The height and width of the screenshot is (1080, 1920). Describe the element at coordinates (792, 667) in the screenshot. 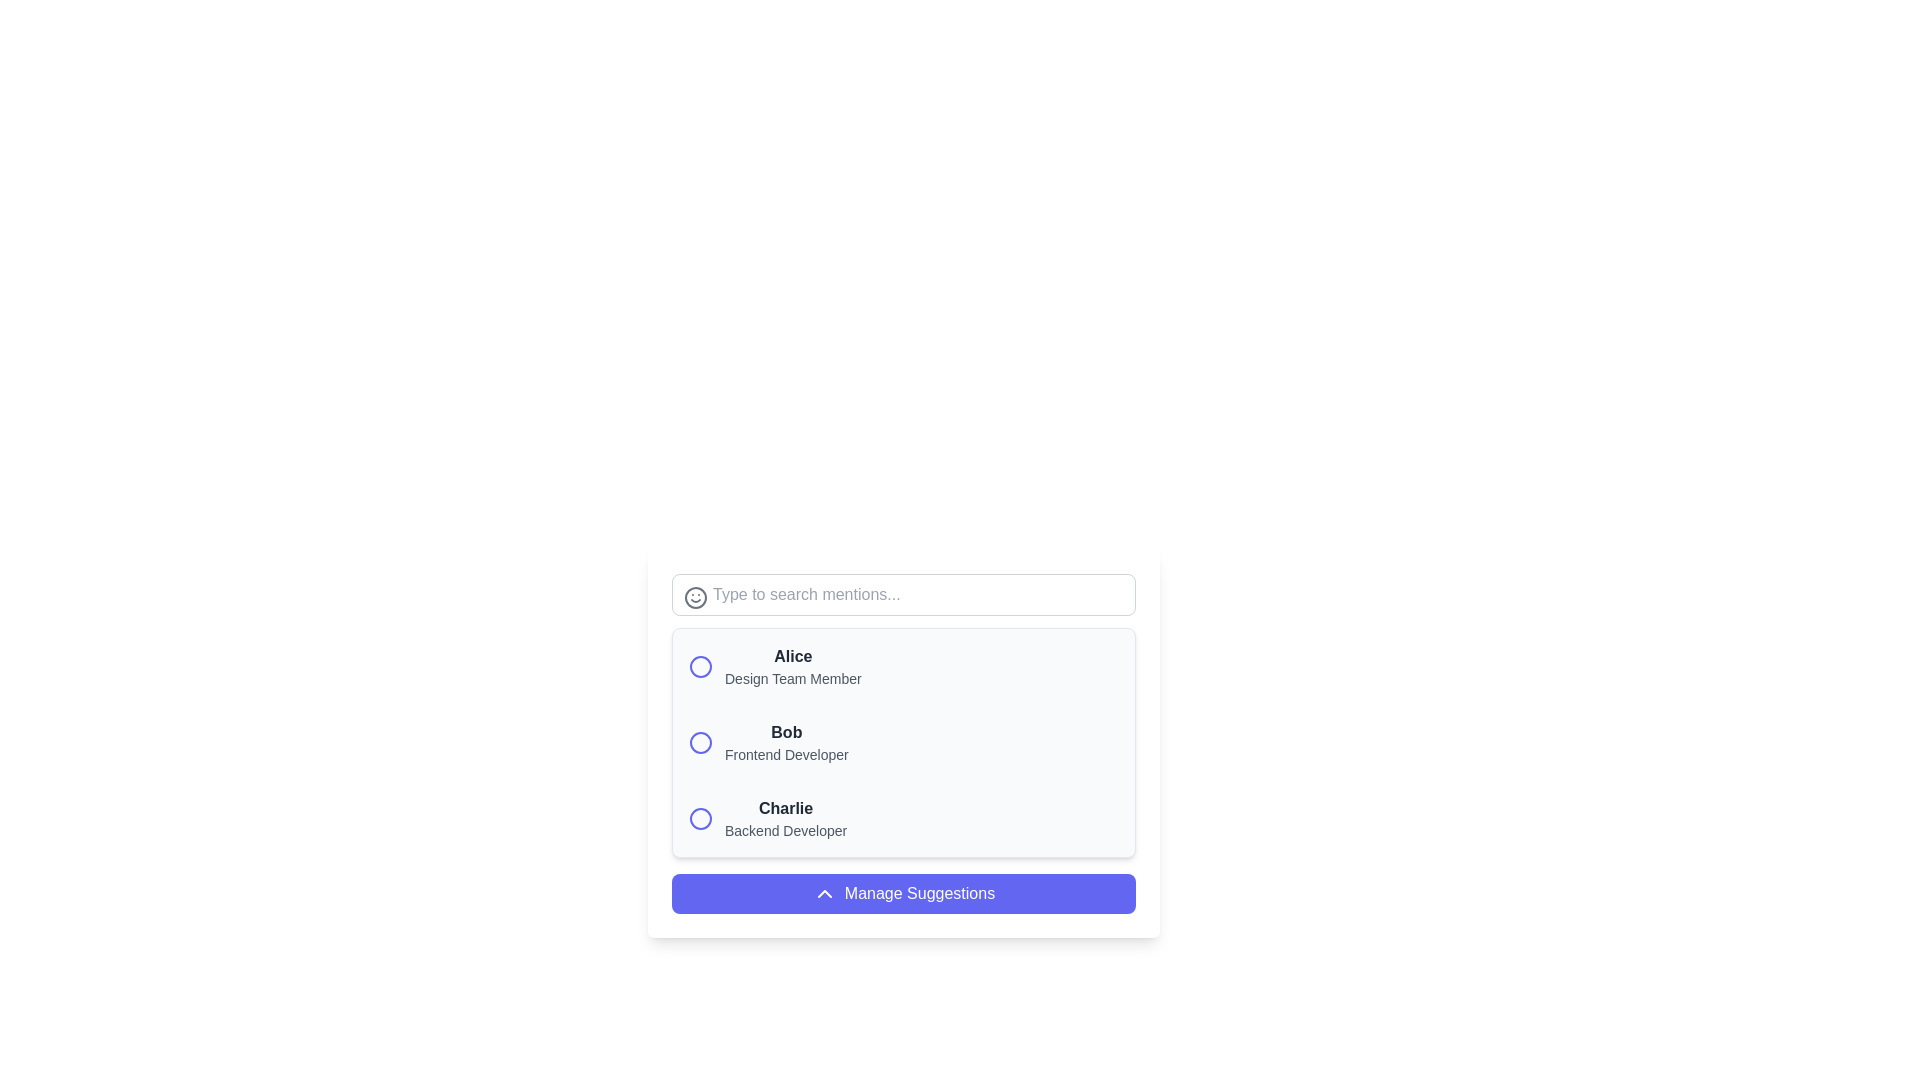

I see `the text display component that prominently features the name 'Alice' in bold and dark font, located above the entries for 'Bob' and 'Charlie'` at that location.